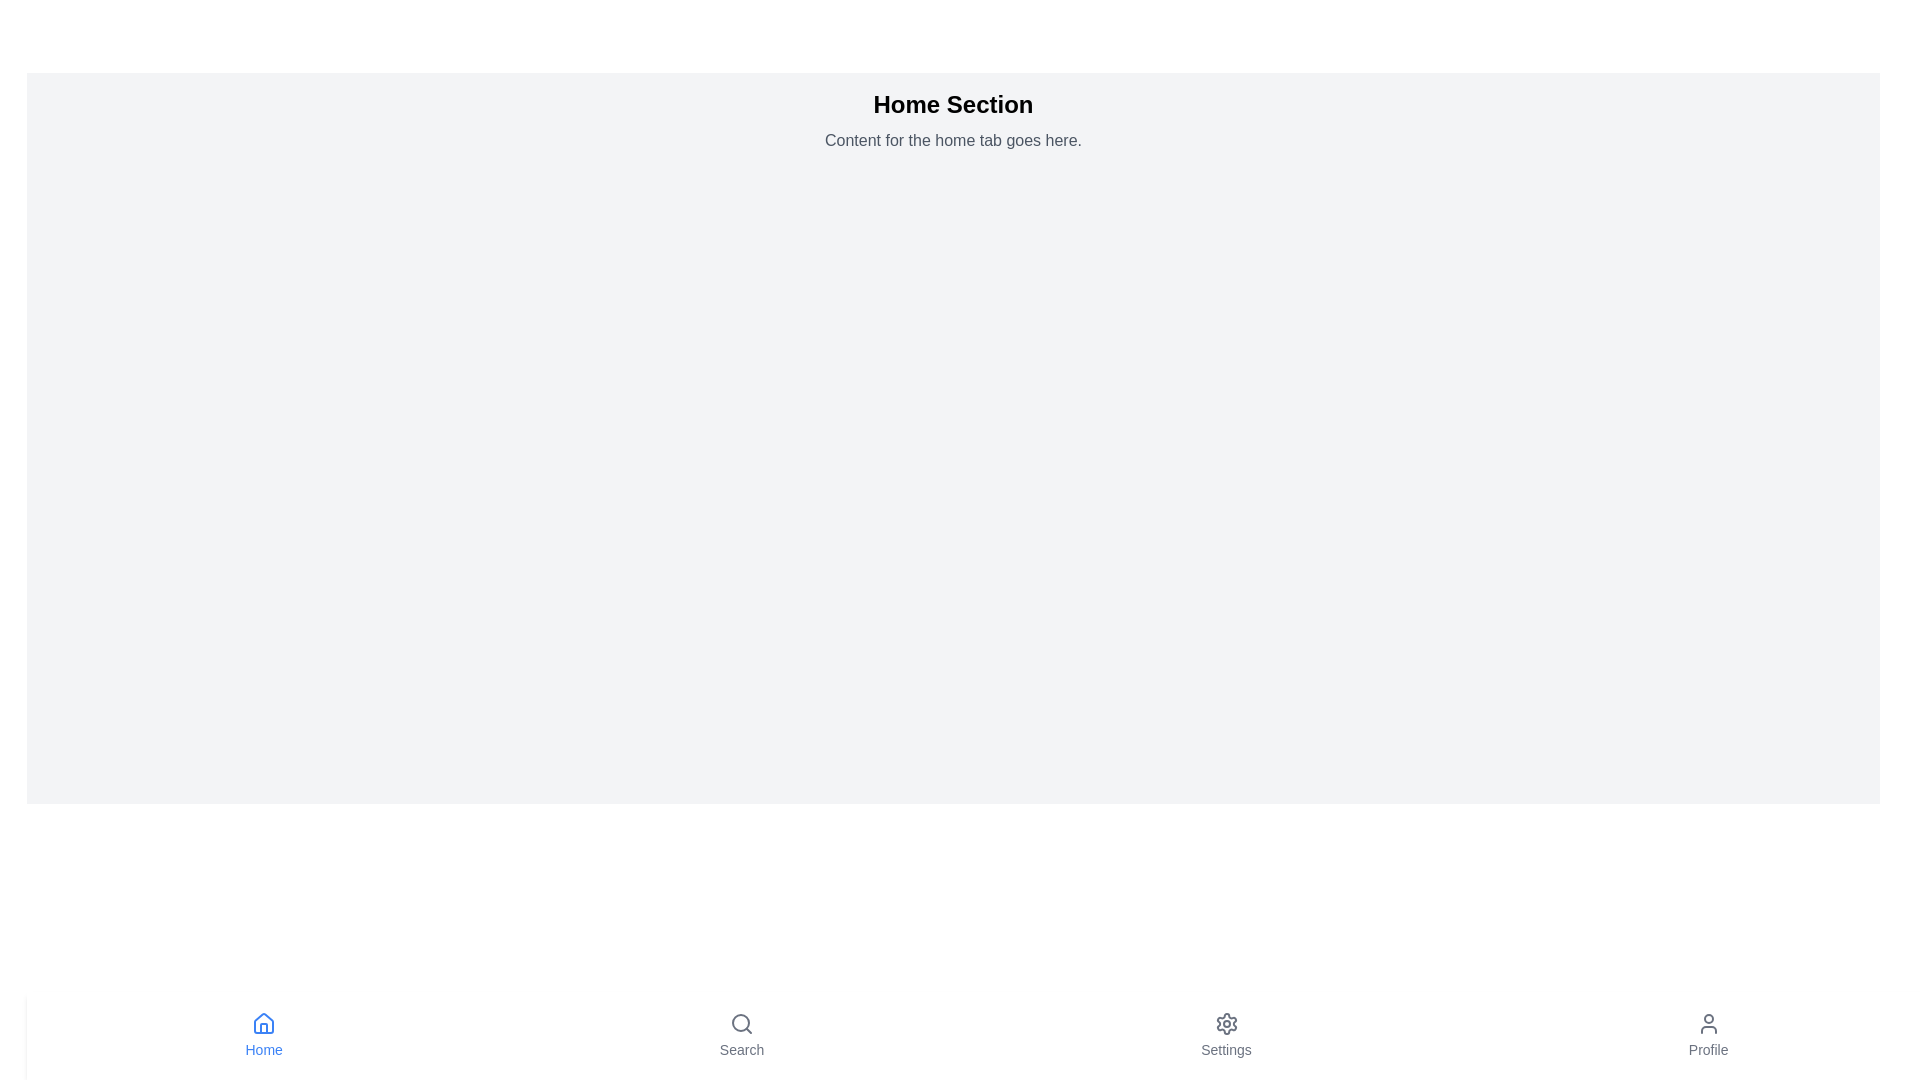 This screenshot has width=1920, height=1080. What do you see at coordinates (263, 1023) in the screenshot?
I see `the 'Home' navigation icon located in the bottom navigation bar, which is the first icon from the left` at bounding box center [263, 1023].